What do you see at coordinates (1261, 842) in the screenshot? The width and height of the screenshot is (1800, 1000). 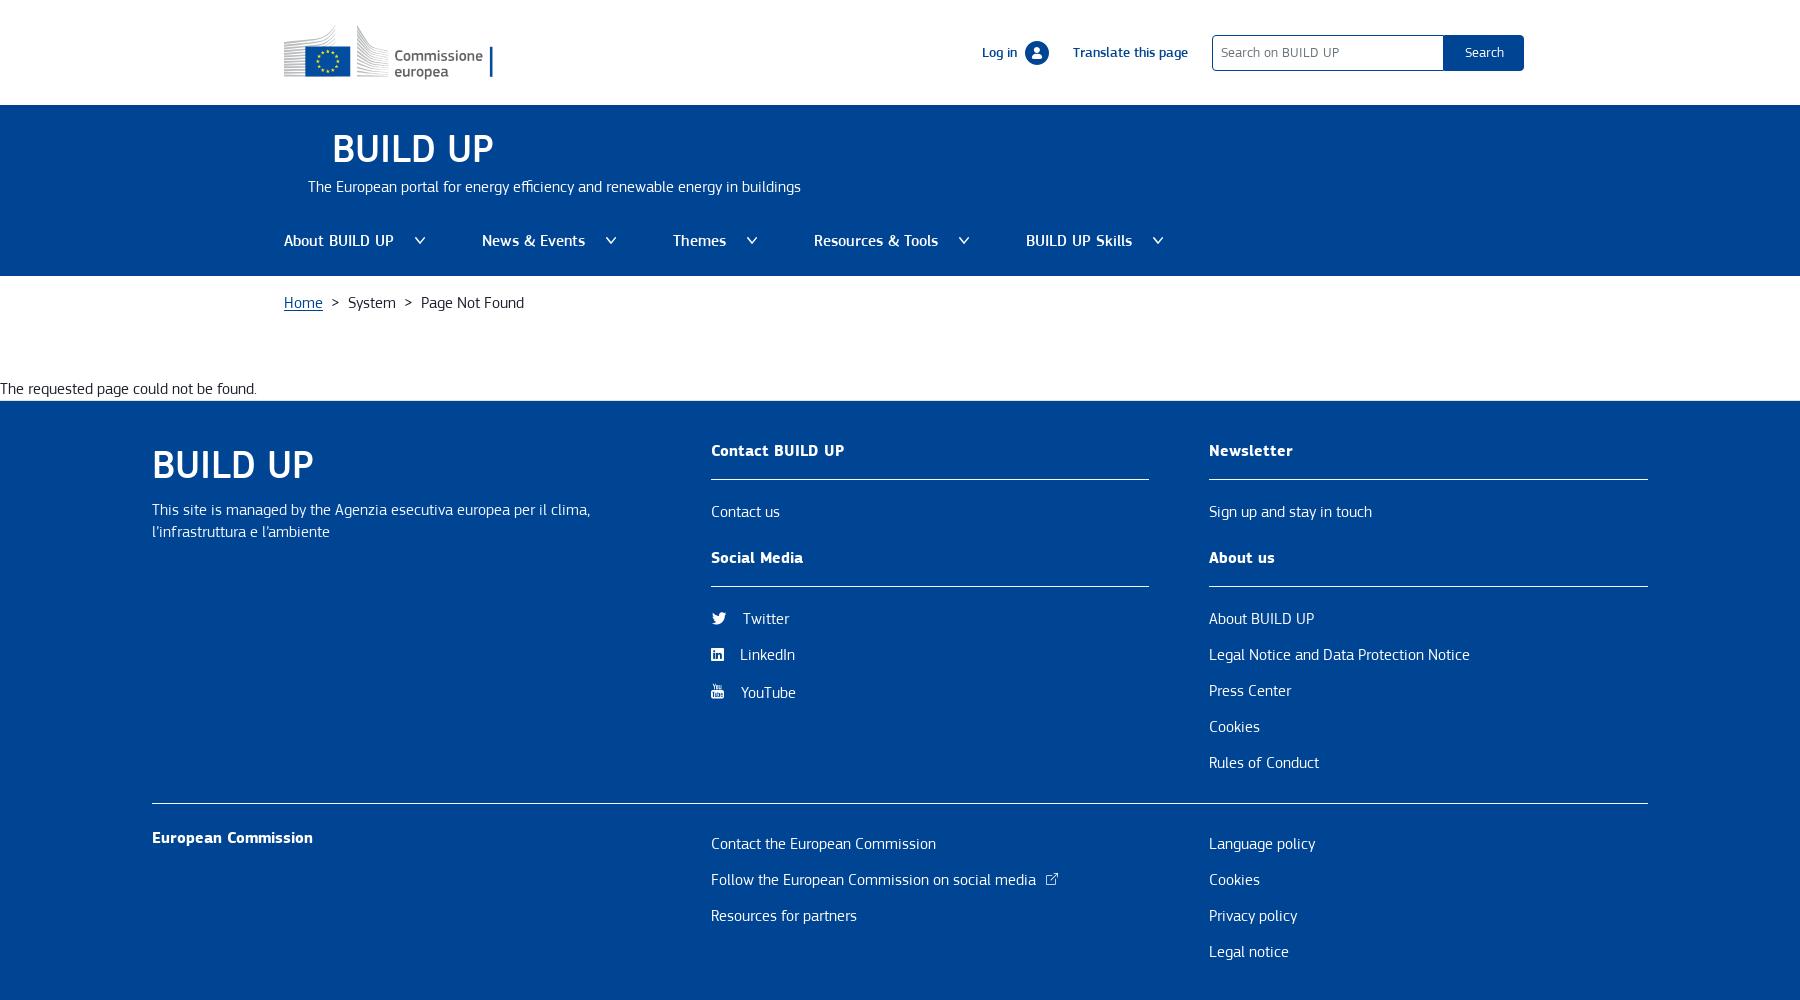 I see `'Language policy'` at bounding box center [1261, 842].